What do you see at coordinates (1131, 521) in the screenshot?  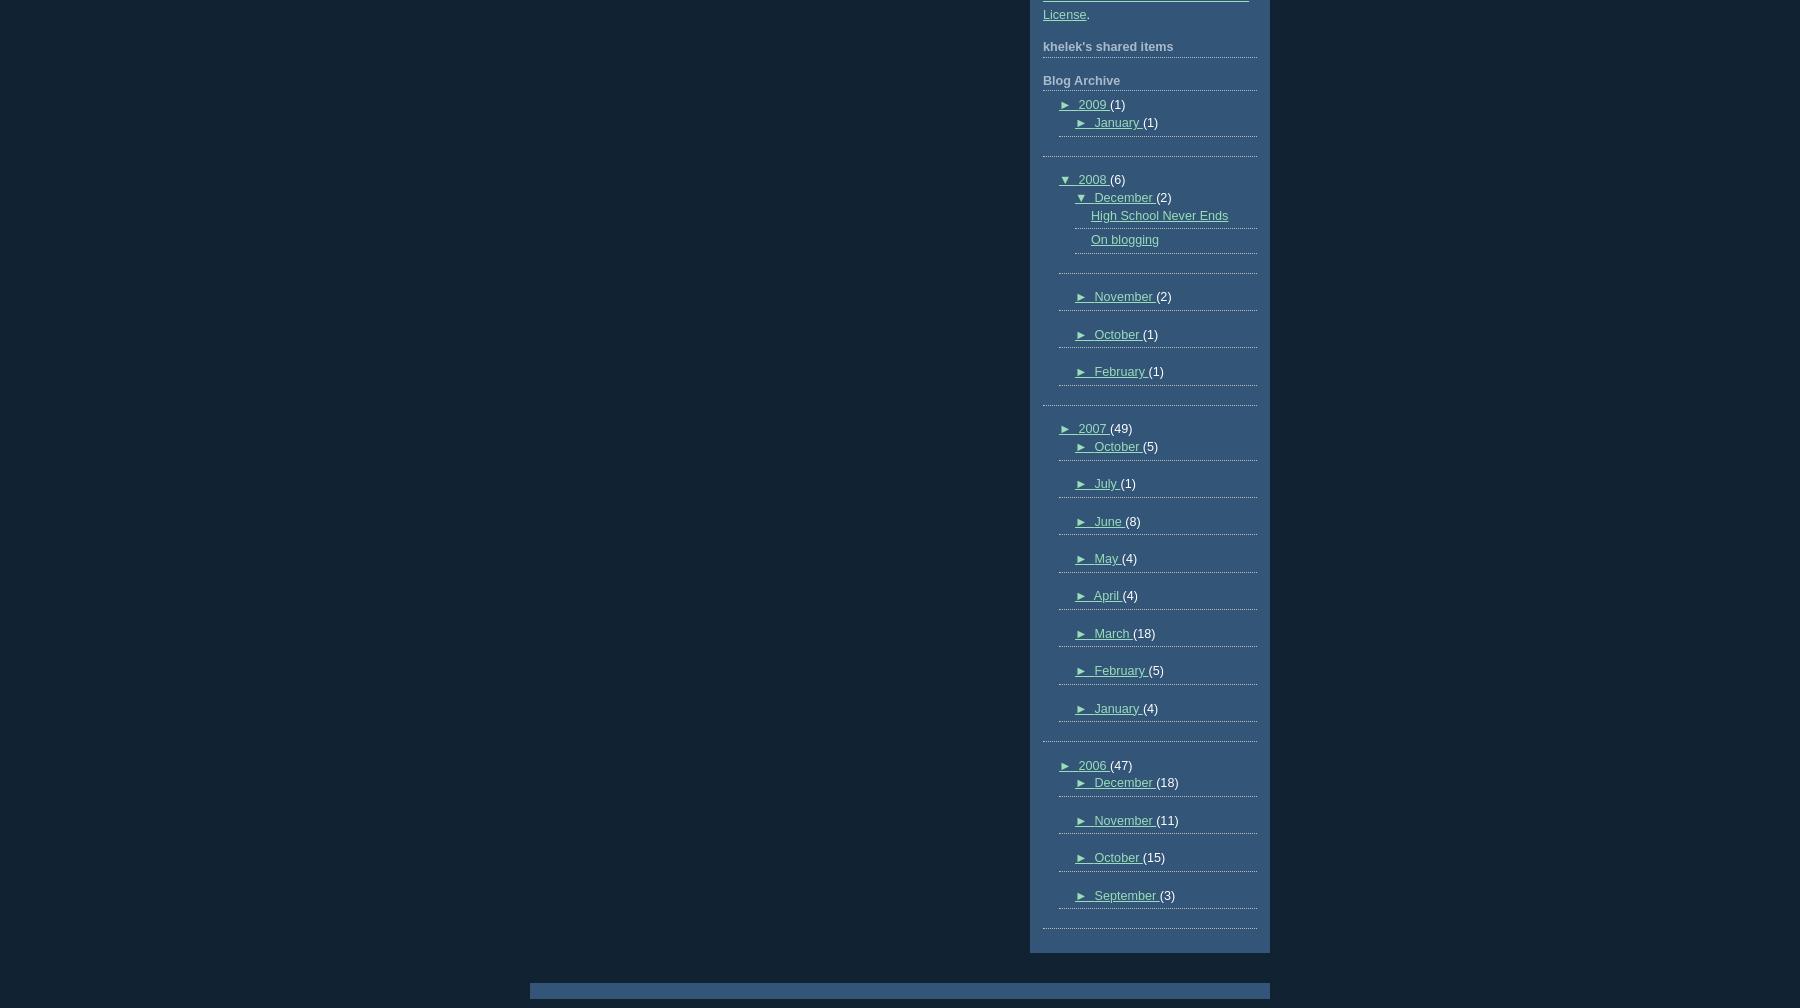 I see `'(8)'` at bounding box center [1131, 521].